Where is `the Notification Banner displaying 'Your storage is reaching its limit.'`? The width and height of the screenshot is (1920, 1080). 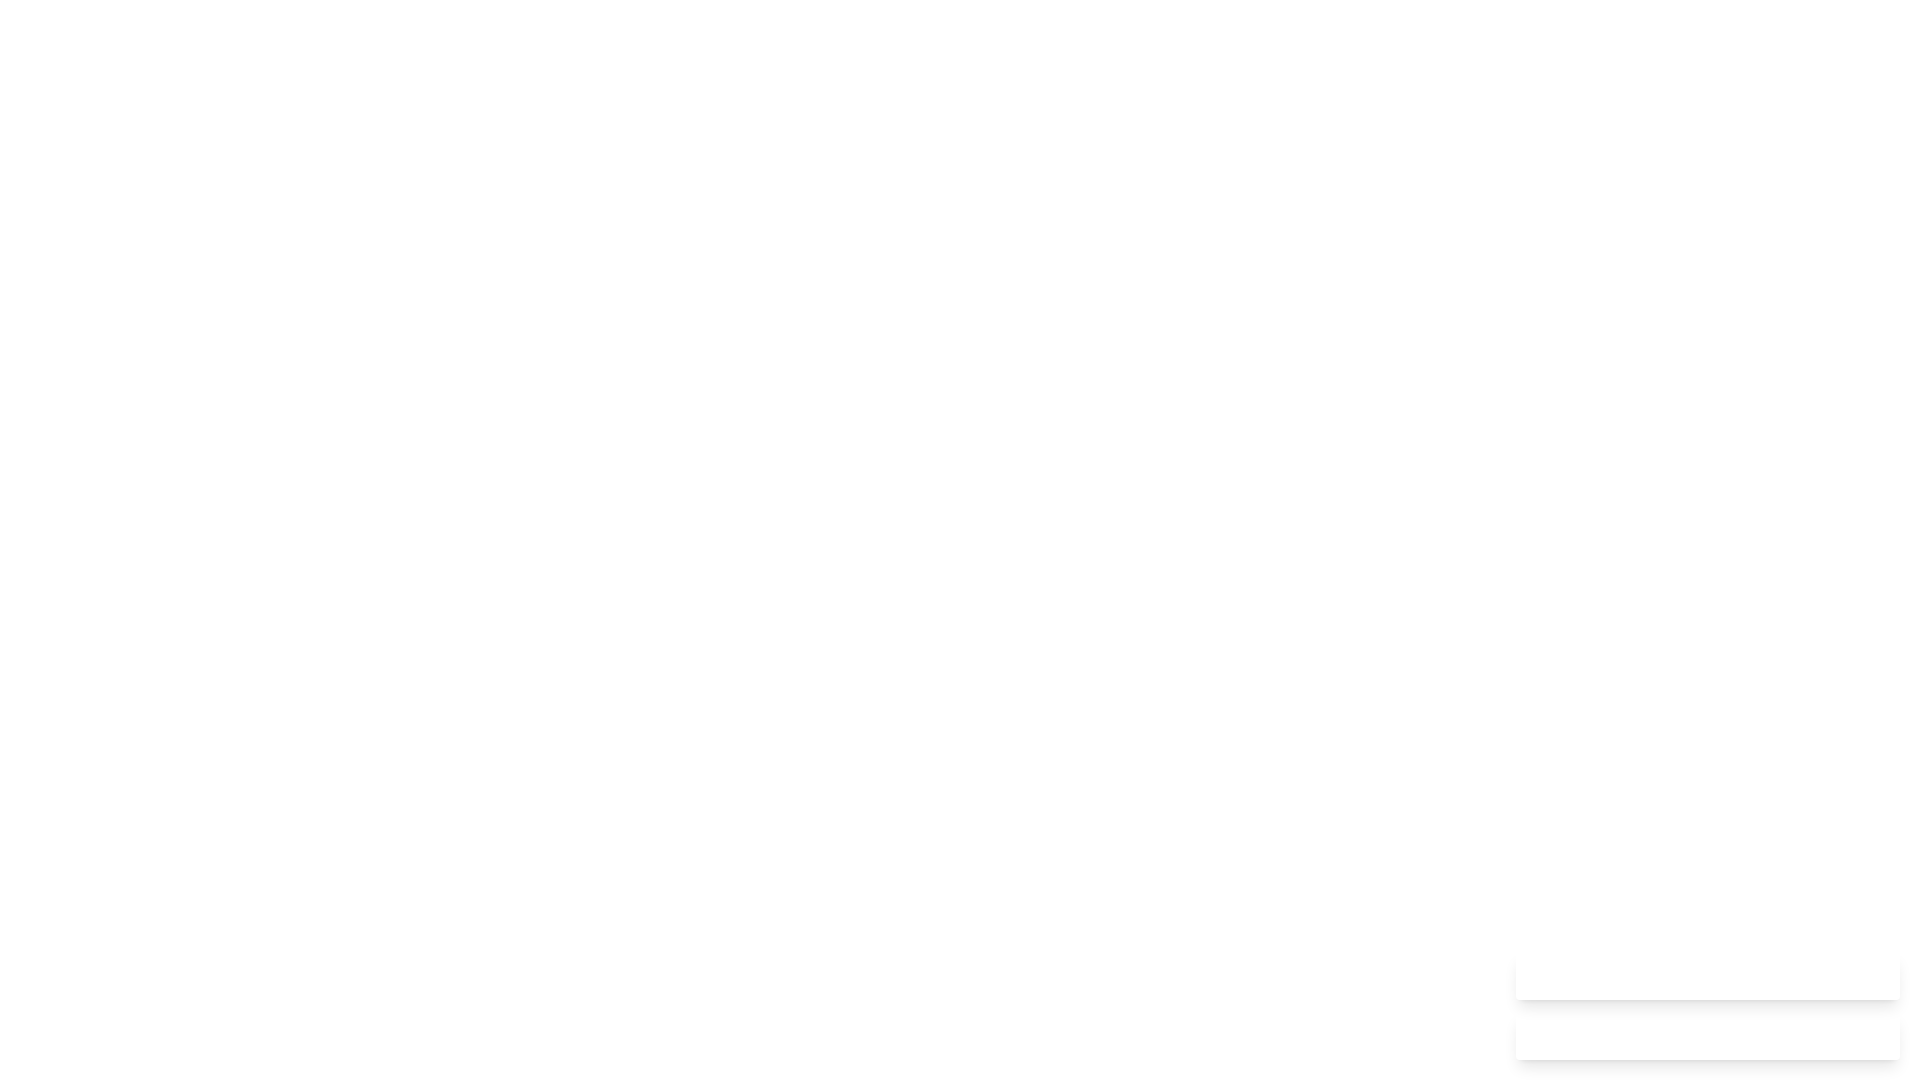 the Notification Banner displaying 'Your storage is reaching its limit.' is located at coordinates (1707, 1035).